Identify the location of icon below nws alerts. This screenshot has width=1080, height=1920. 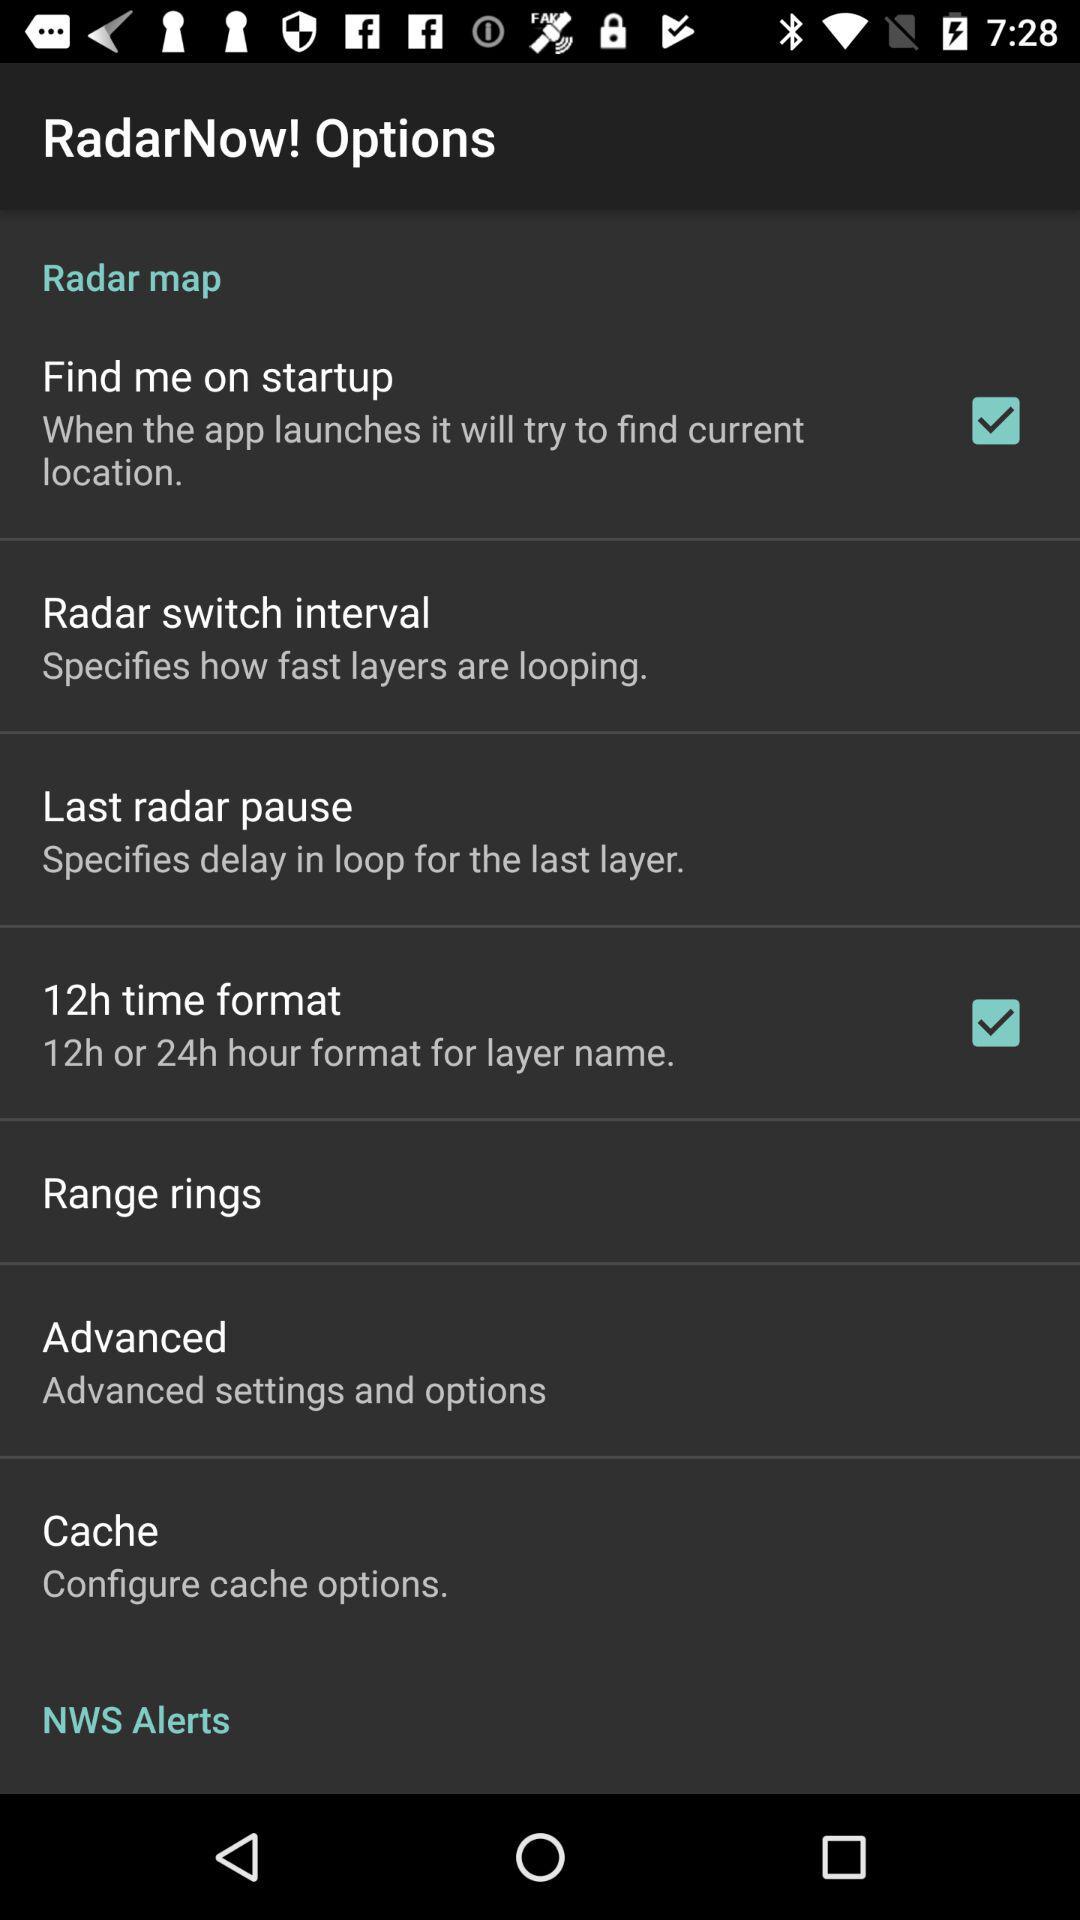
(176, 1791).